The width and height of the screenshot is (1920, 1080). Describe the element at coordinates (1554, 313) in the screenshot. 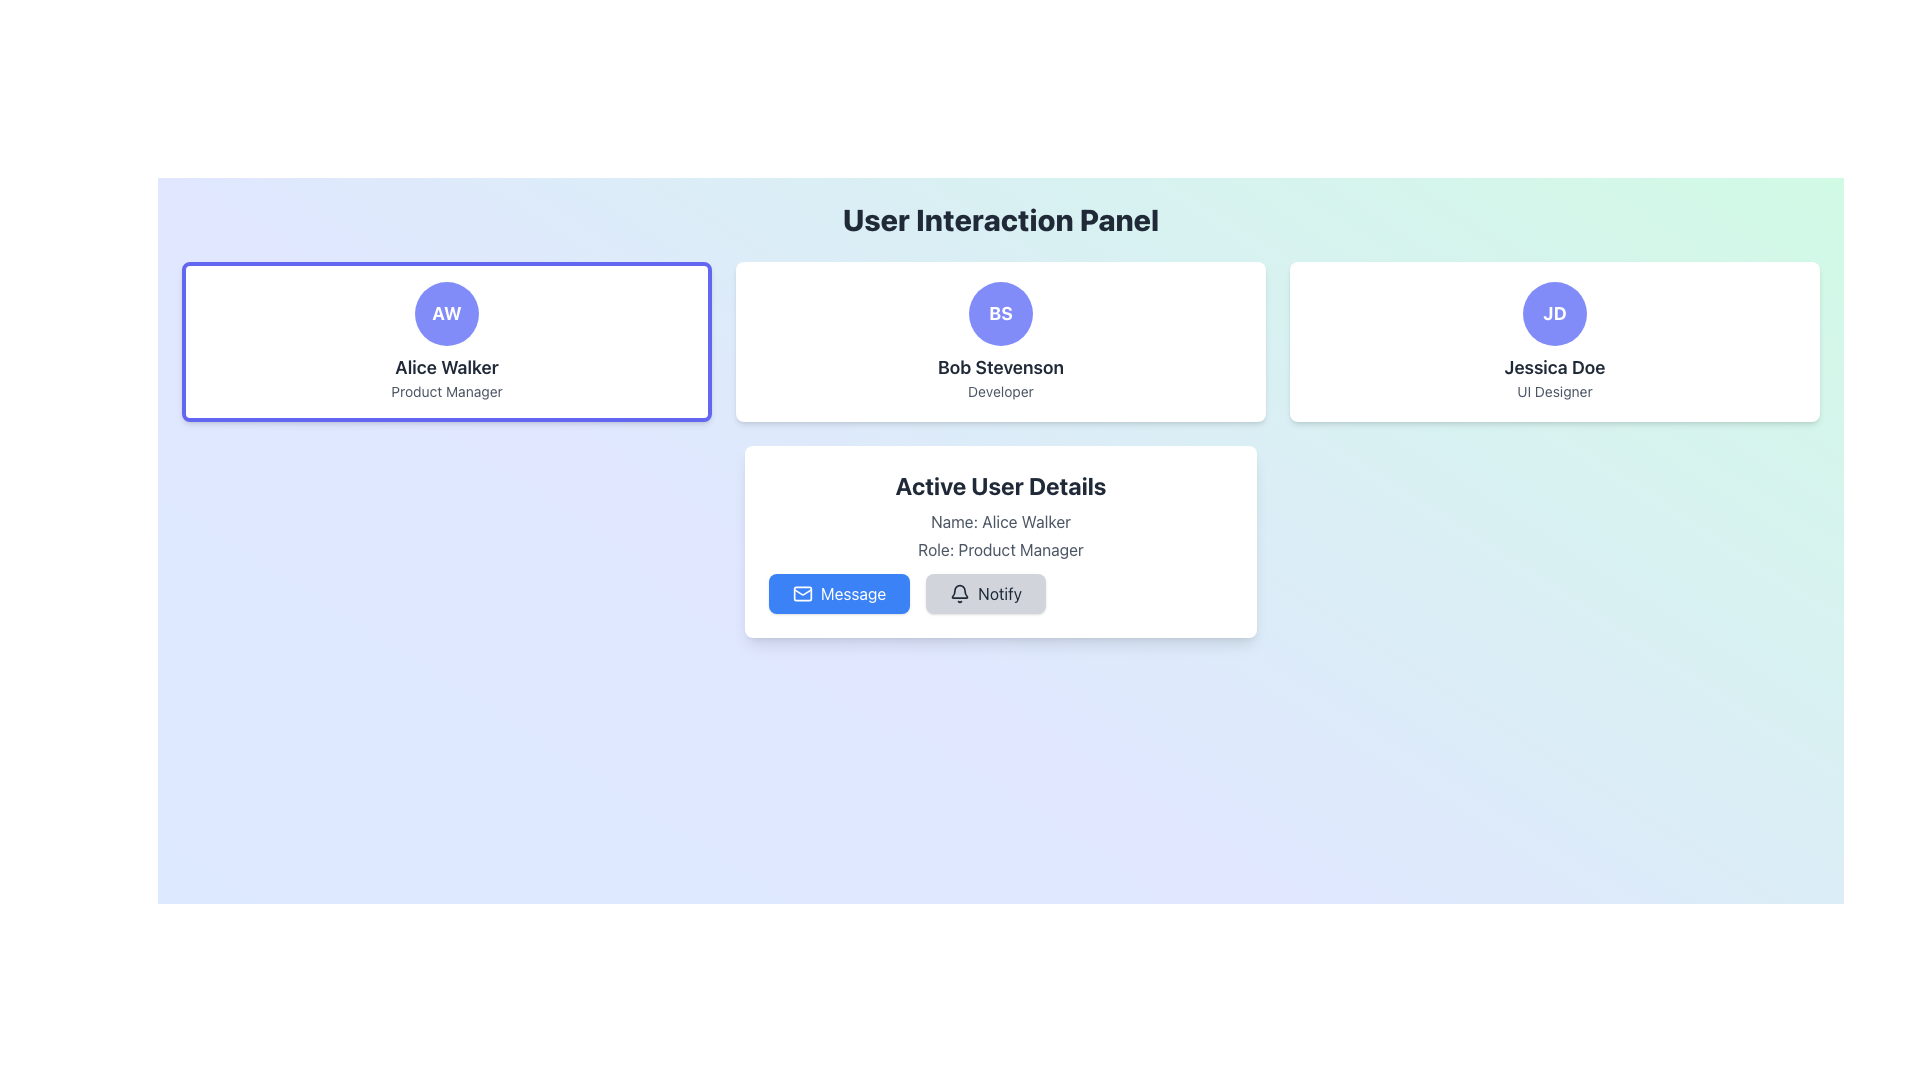

I see `the Profile Avatar for user 'Jessica Doe', which is located in the top-right user card and serves as a visual identifier` at that location.